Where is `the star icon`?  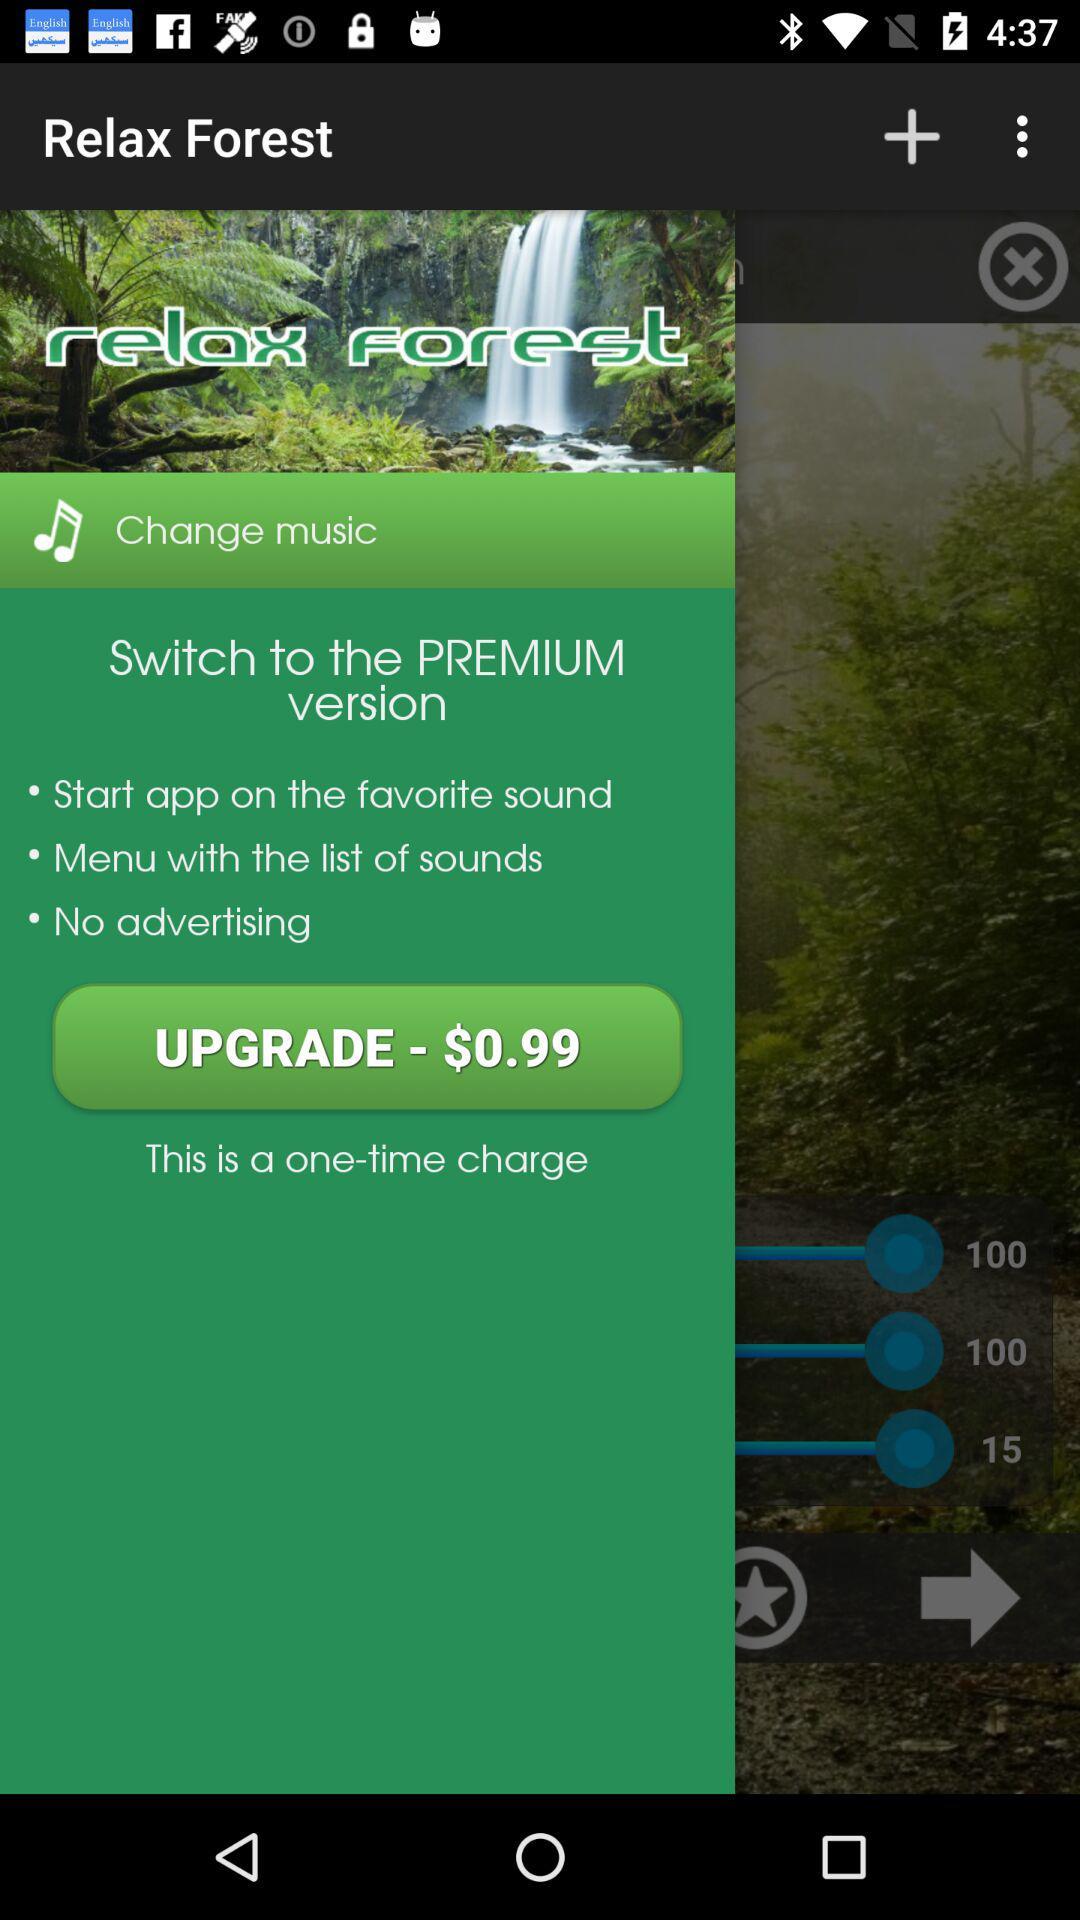
the star icon is located at coordinates (755, 1596).